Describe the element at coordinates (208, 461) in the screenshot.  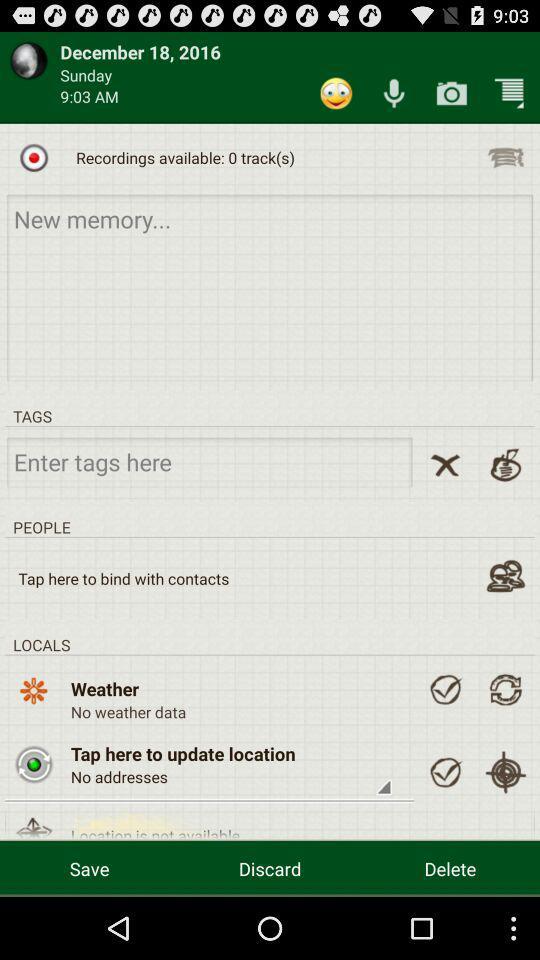
I see `search` at that location.